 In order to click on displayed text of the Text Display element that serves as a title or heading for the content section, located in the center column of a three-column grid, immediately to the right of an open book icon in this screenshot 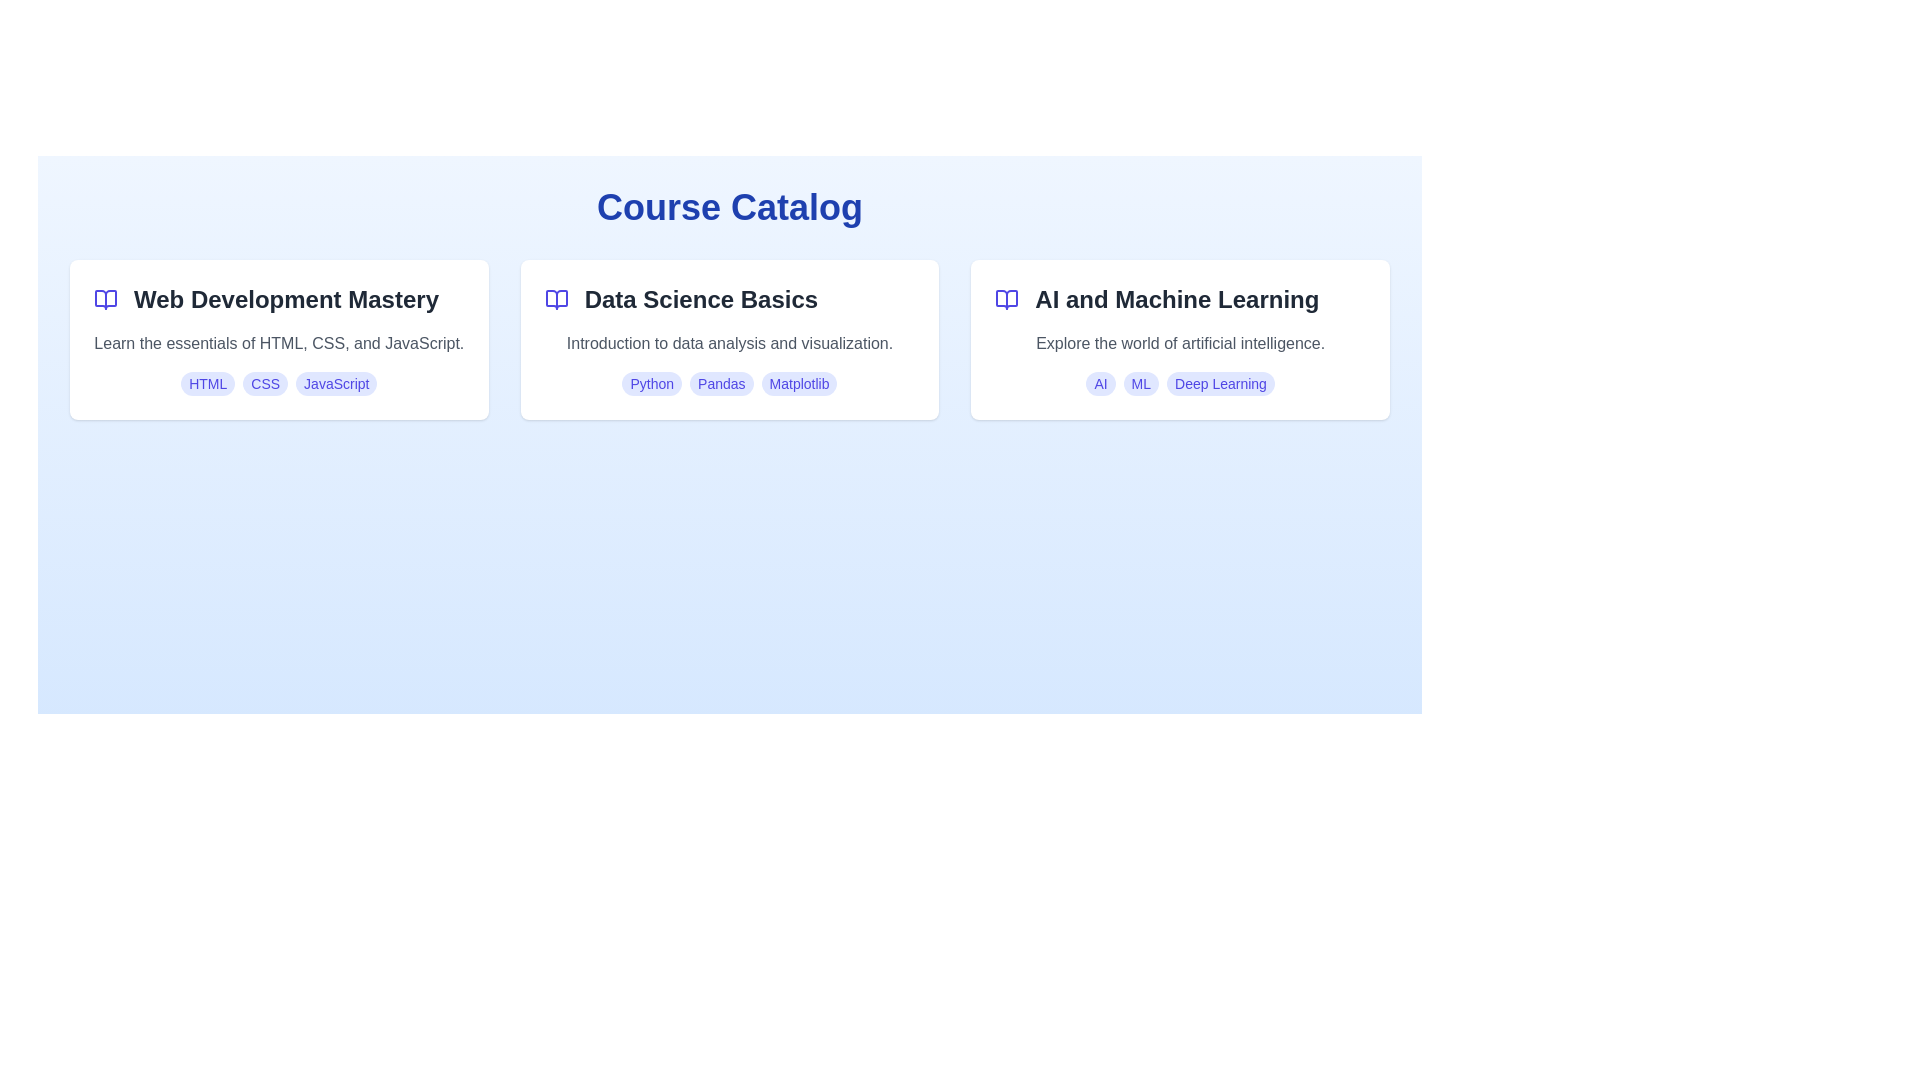, I will do `click(701, 300)`.